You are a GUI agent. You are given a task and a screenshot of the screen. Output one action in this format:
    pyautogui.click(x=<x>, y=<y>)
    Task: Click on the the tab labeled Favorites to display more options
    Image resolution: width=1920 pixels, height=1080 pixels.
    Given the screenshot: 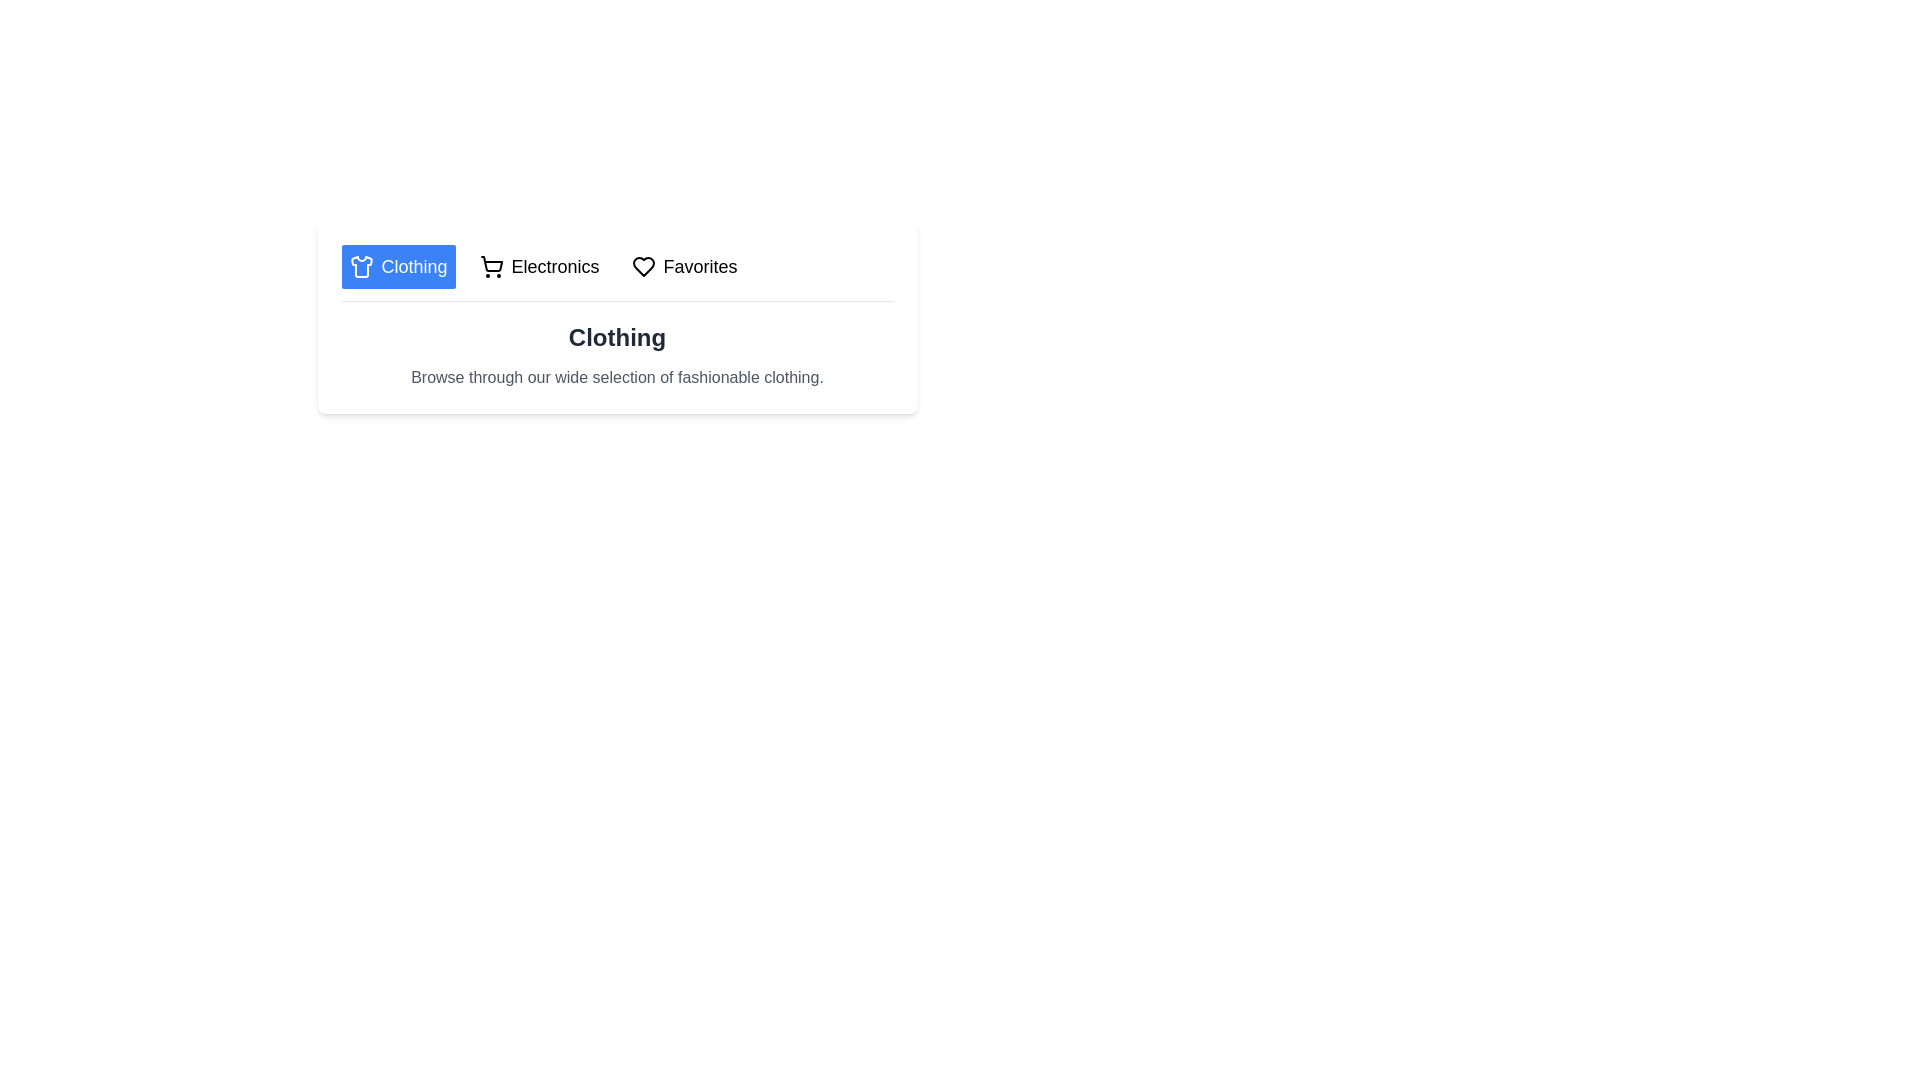 What is the action you would take?
    pyautogui.click(x=684, y=265)
    